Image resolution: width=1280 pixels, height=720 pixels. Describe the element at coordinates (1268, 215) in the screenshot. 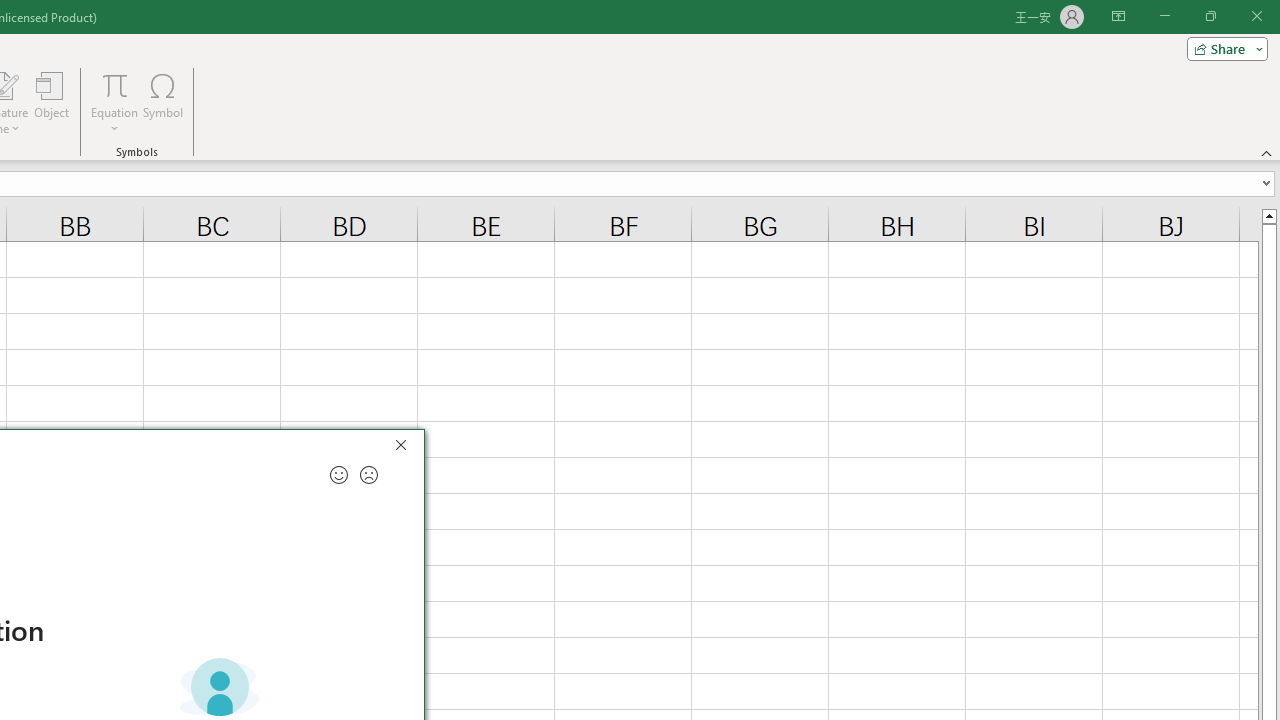

I see `'Line up'` at that location.